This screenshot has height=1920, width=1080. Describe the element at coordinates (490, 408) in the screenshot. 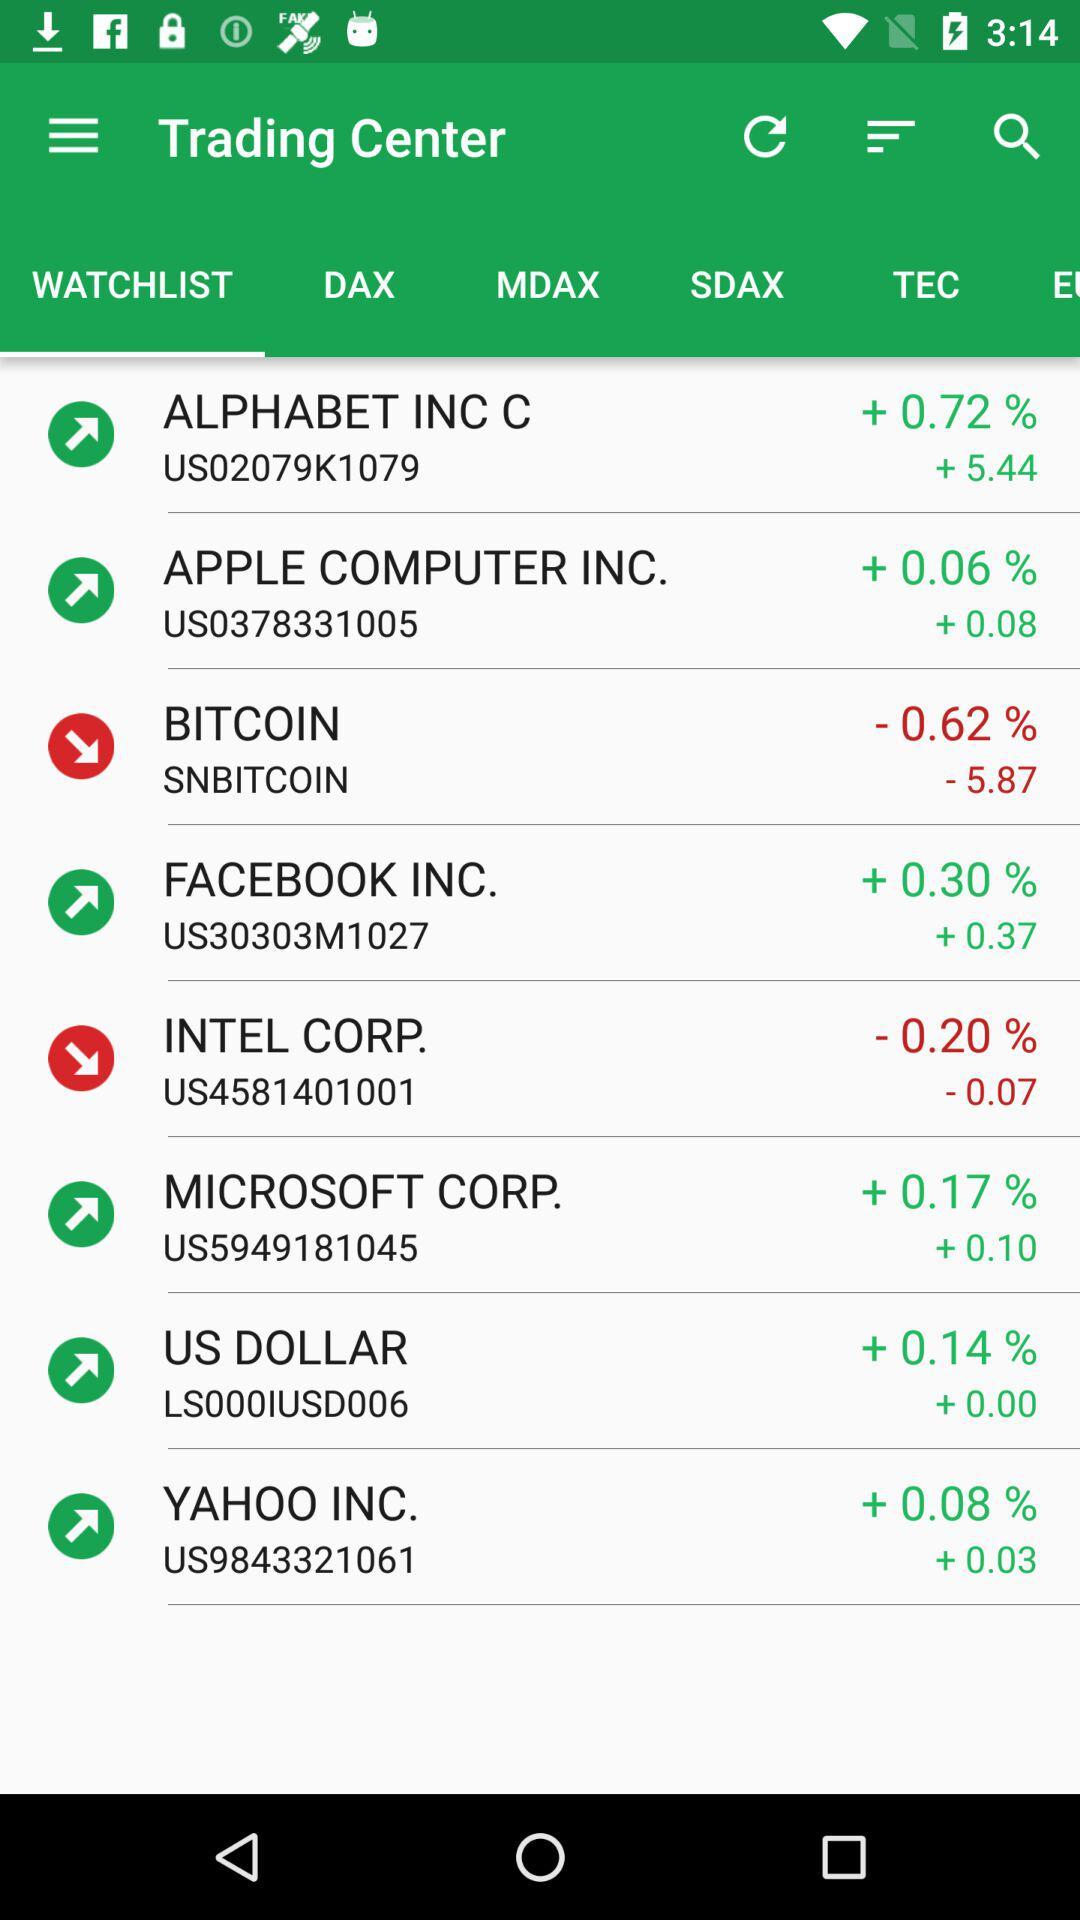

I see `the icon next to the + 0.72 %` at that location.